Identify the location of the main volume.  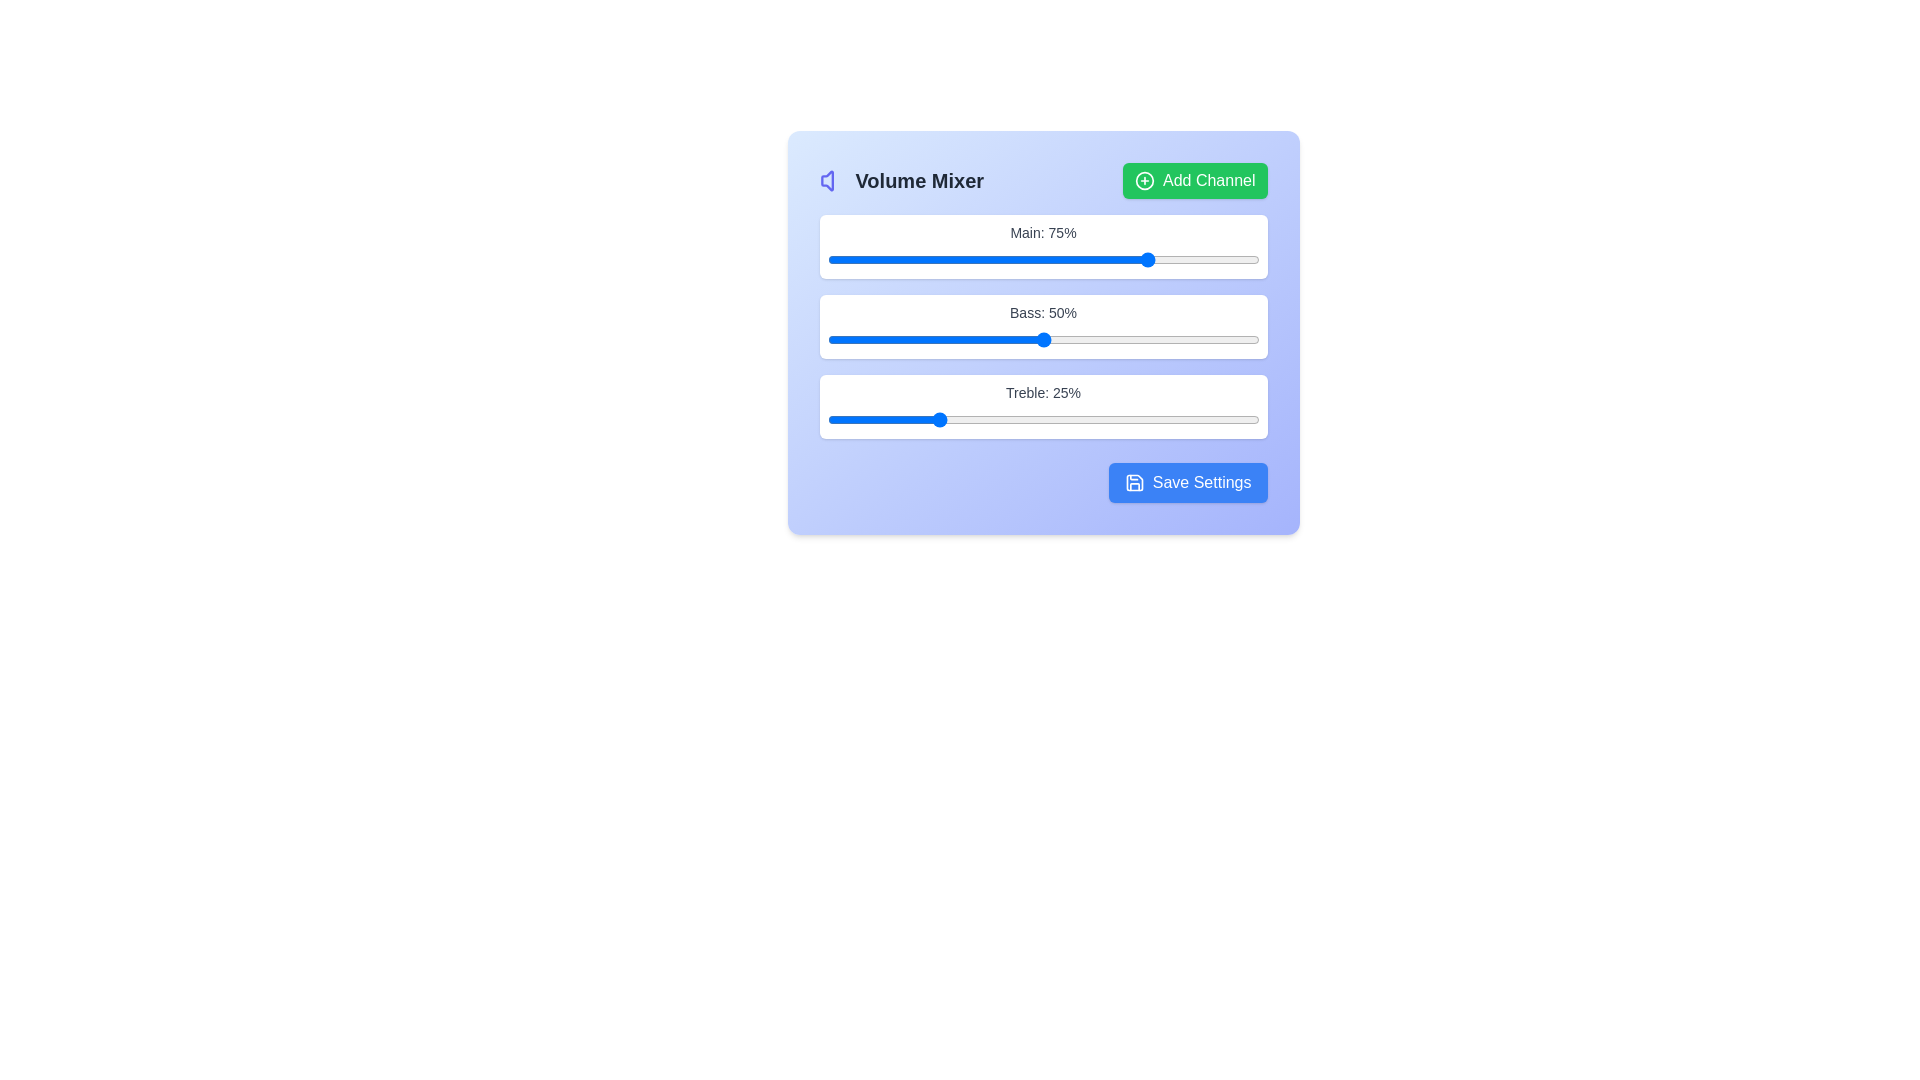
(951, 258).